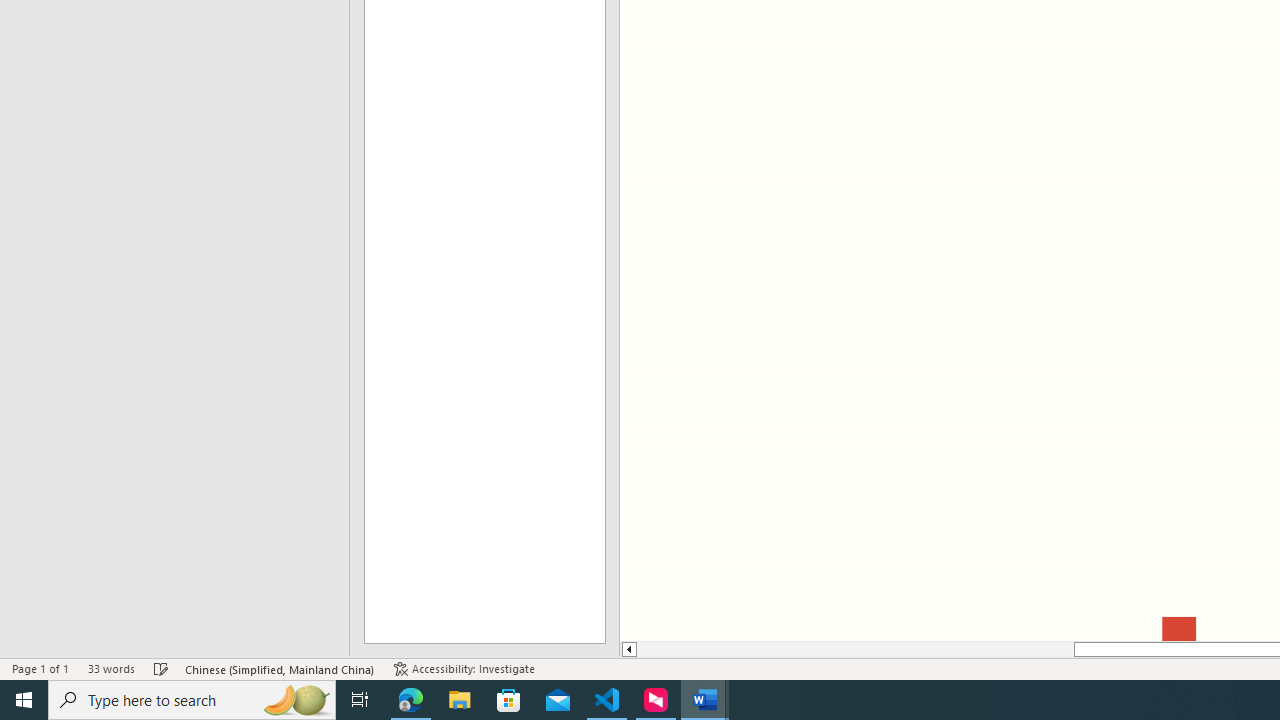 The width and height of the screenshot is (1280, 720). What do you see at coordinates (463, 669) in the screenshot?
I see `'Accessibility Checker Accessibility: Investigate'` at bounding box center [463, 669].